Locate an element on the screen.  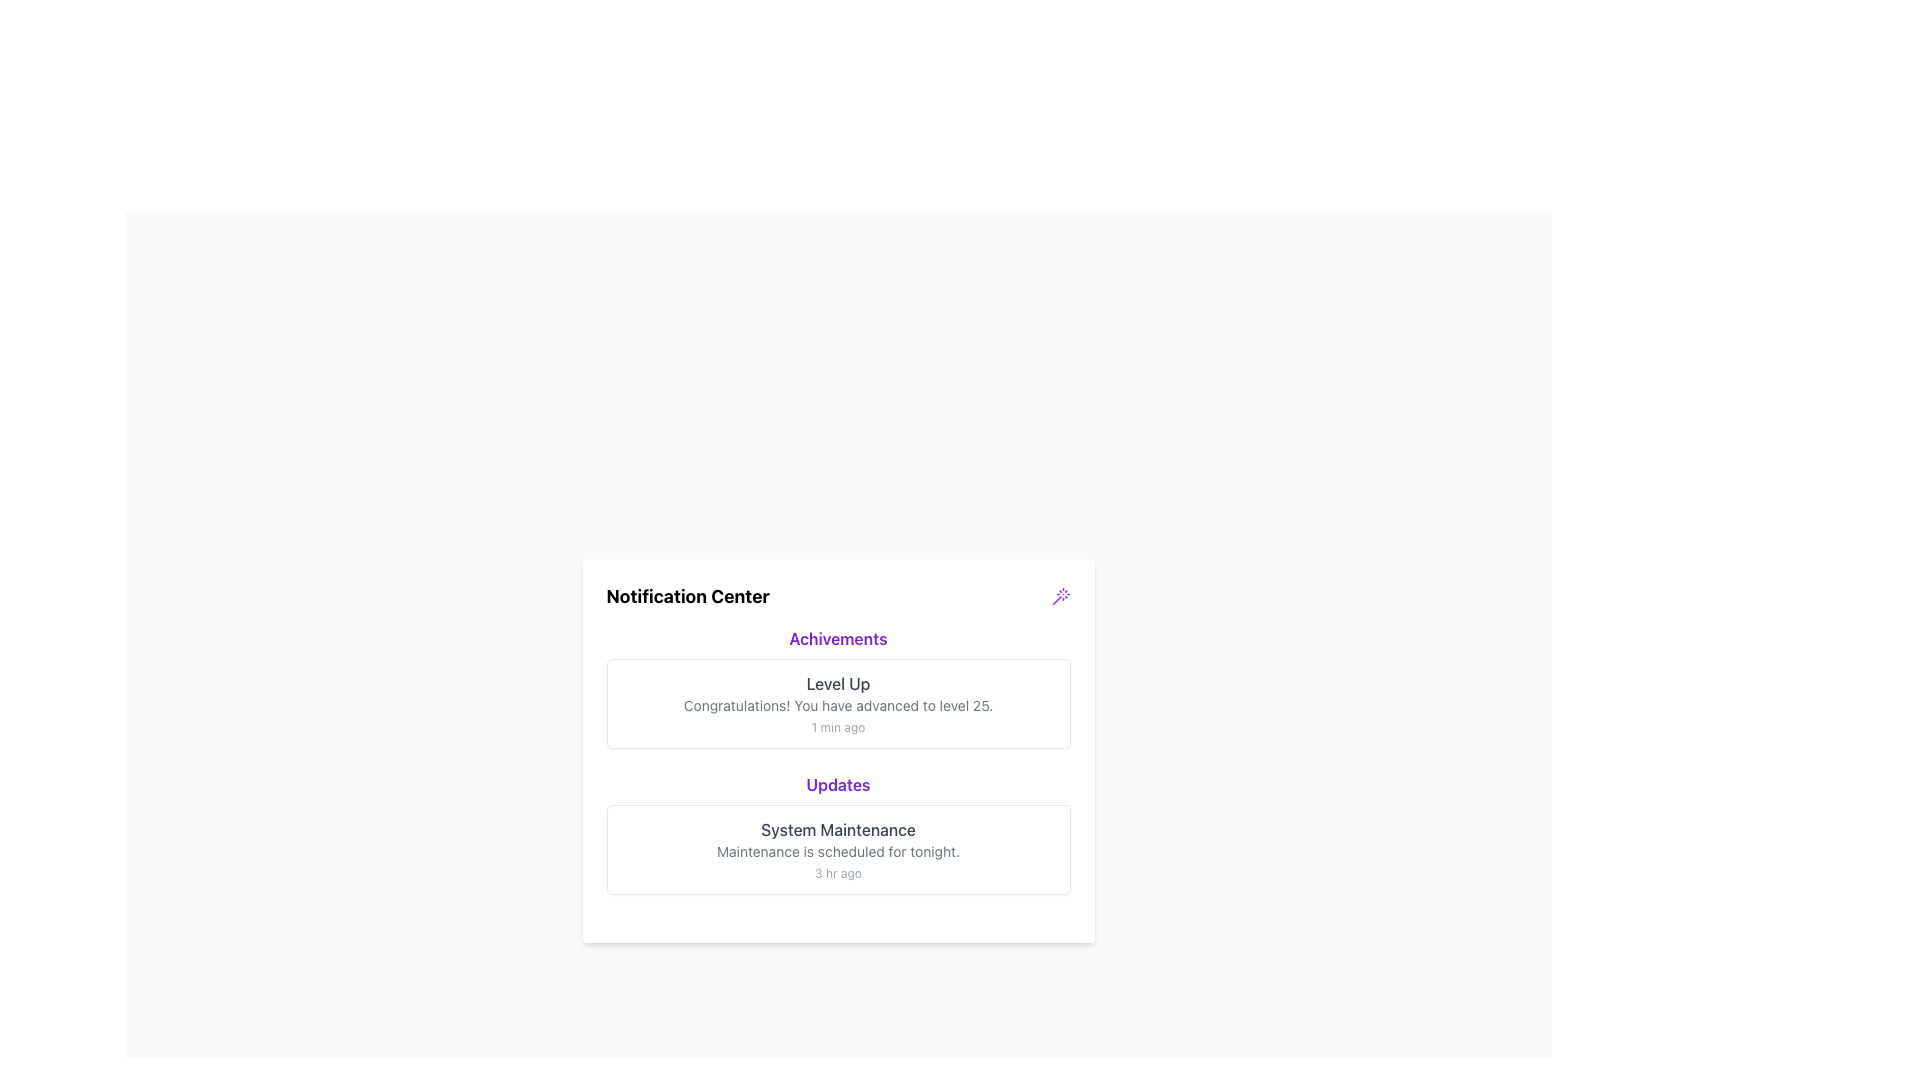
the graphical wand icon located in the top-right corner of the 'Notification Center' section, aligned horizontally with the heading text is located at coordinates (1059, 596).